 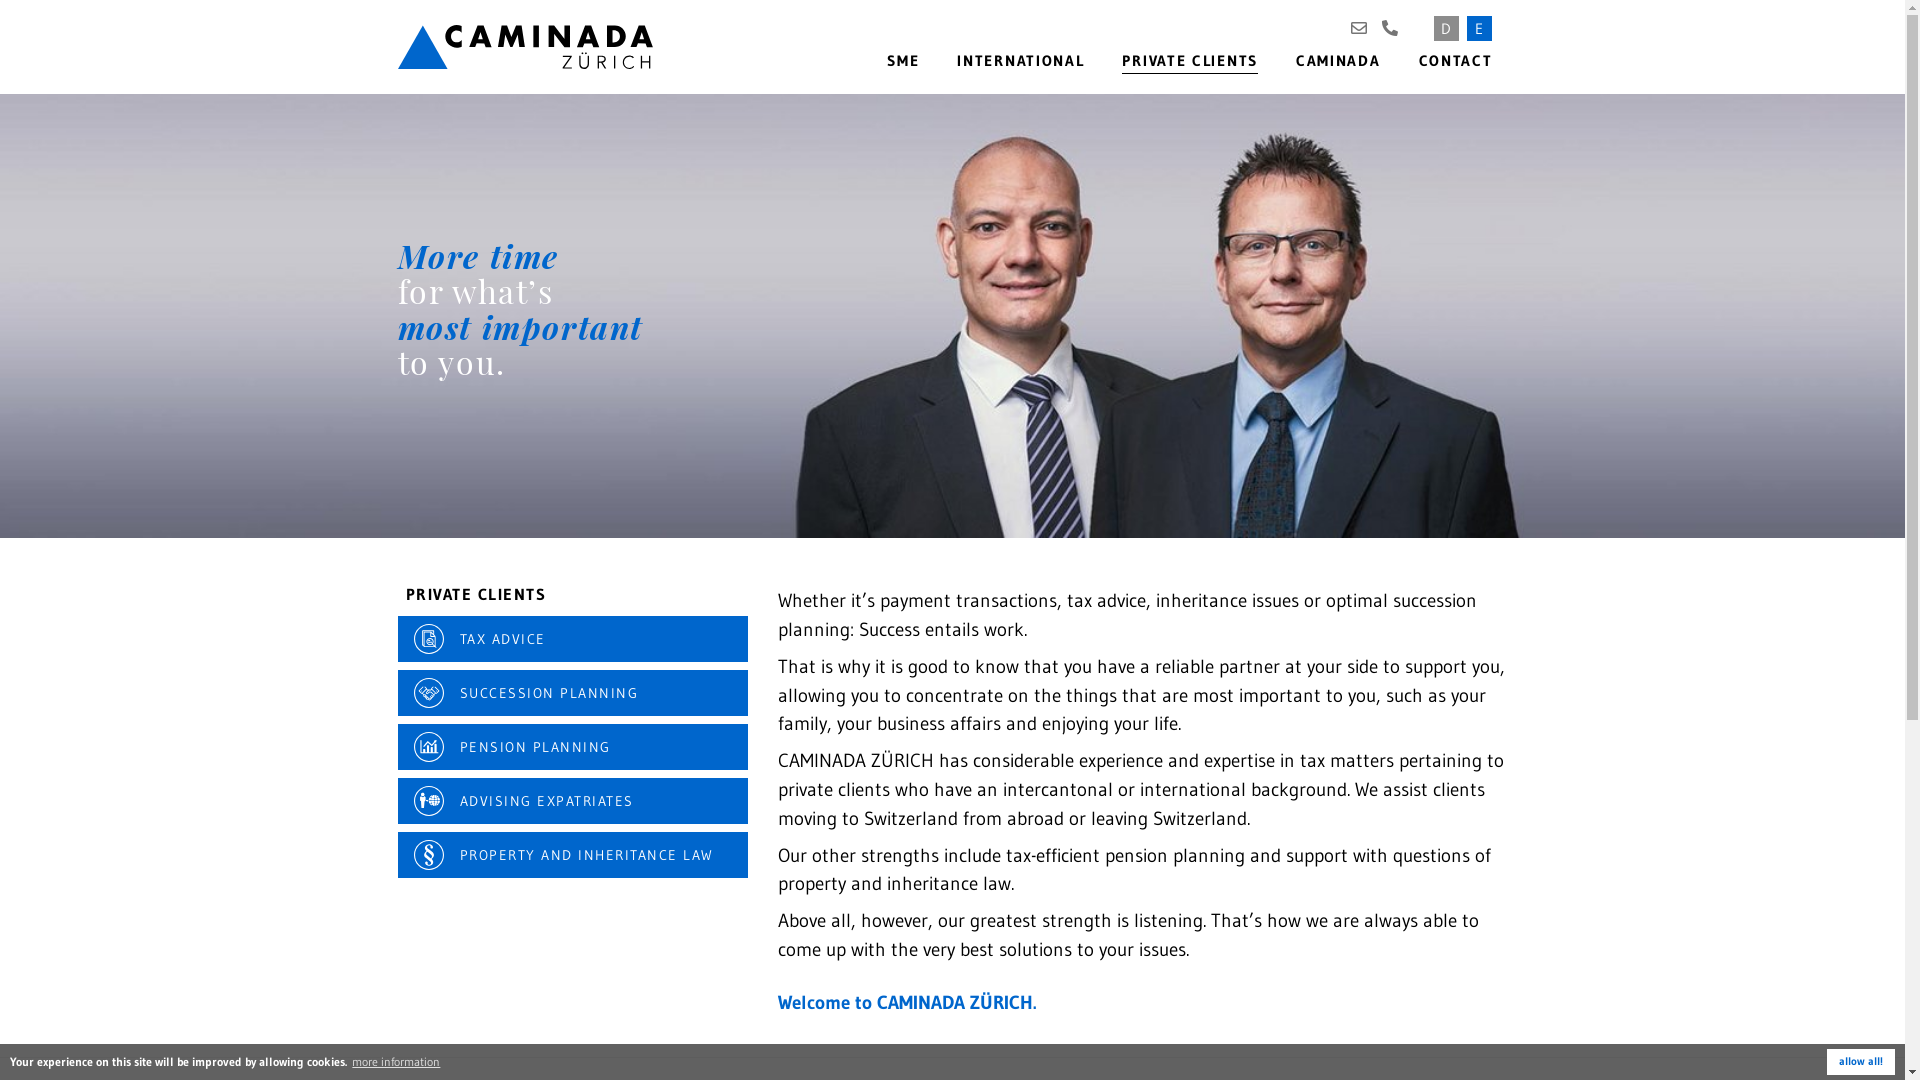 I want to click on 'INTERNATIONAL', so click(x=940, y=60).